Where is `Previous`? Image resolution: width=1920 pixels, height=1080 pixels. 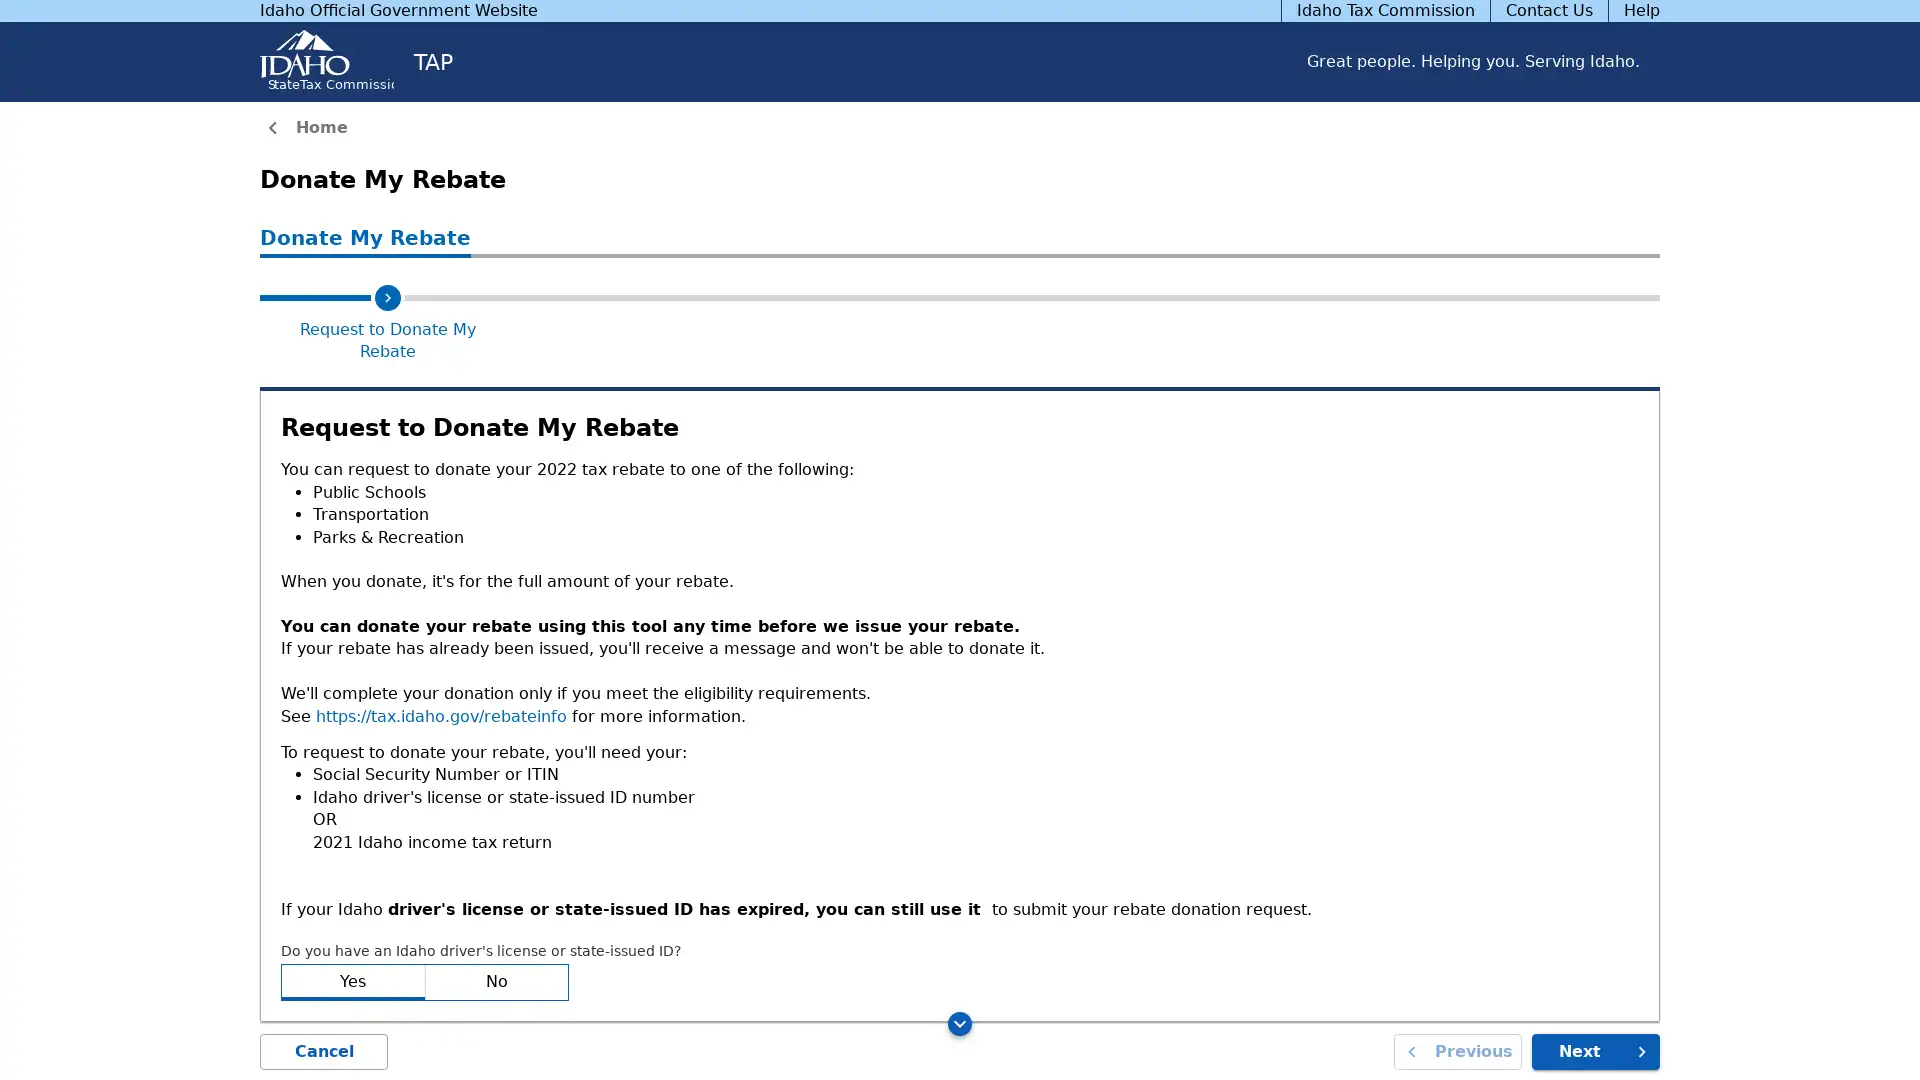 Previous is located at coordinates (1458, 1050).